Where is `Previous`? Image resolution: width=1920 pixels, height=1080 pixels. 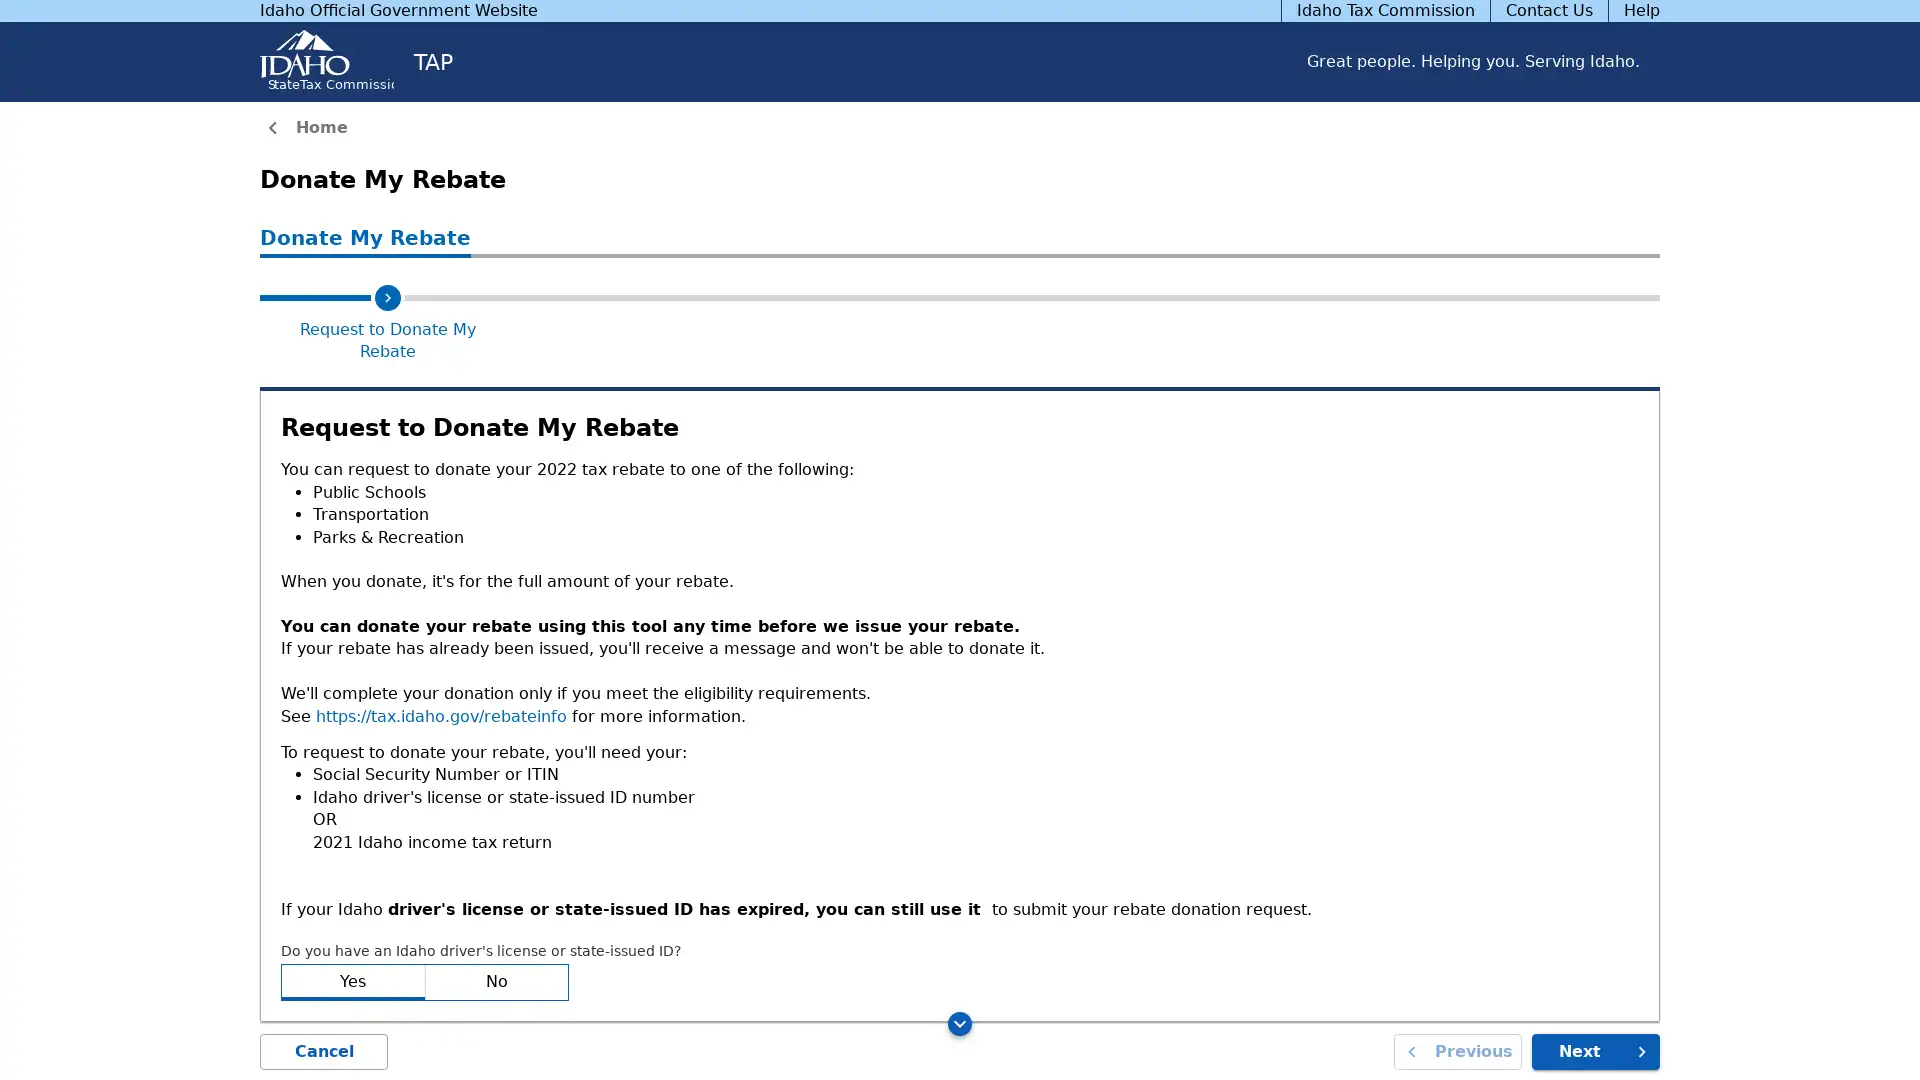 Previous is located at coordinates (1458, 1050).